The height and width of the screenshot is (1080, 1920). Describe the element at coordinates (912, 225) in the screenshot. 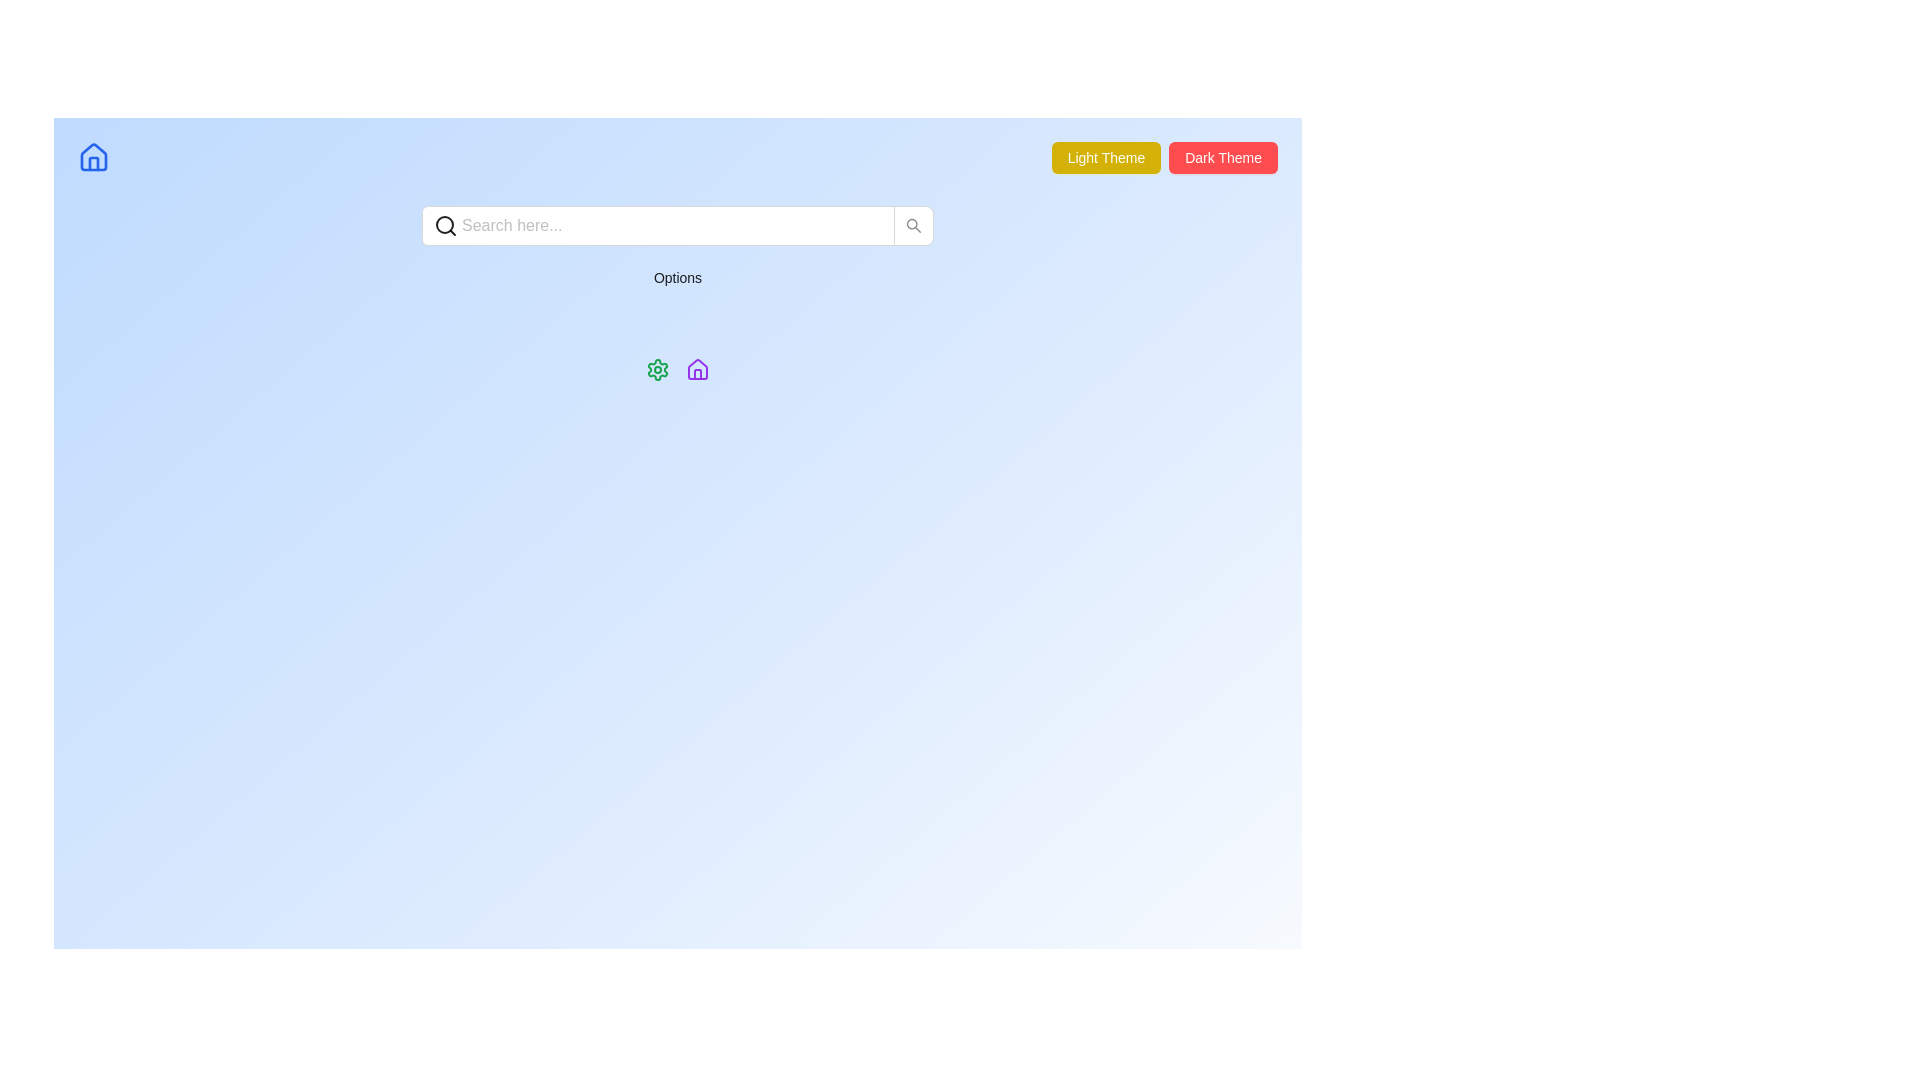

I see `the magnifying glass icon` at that location.